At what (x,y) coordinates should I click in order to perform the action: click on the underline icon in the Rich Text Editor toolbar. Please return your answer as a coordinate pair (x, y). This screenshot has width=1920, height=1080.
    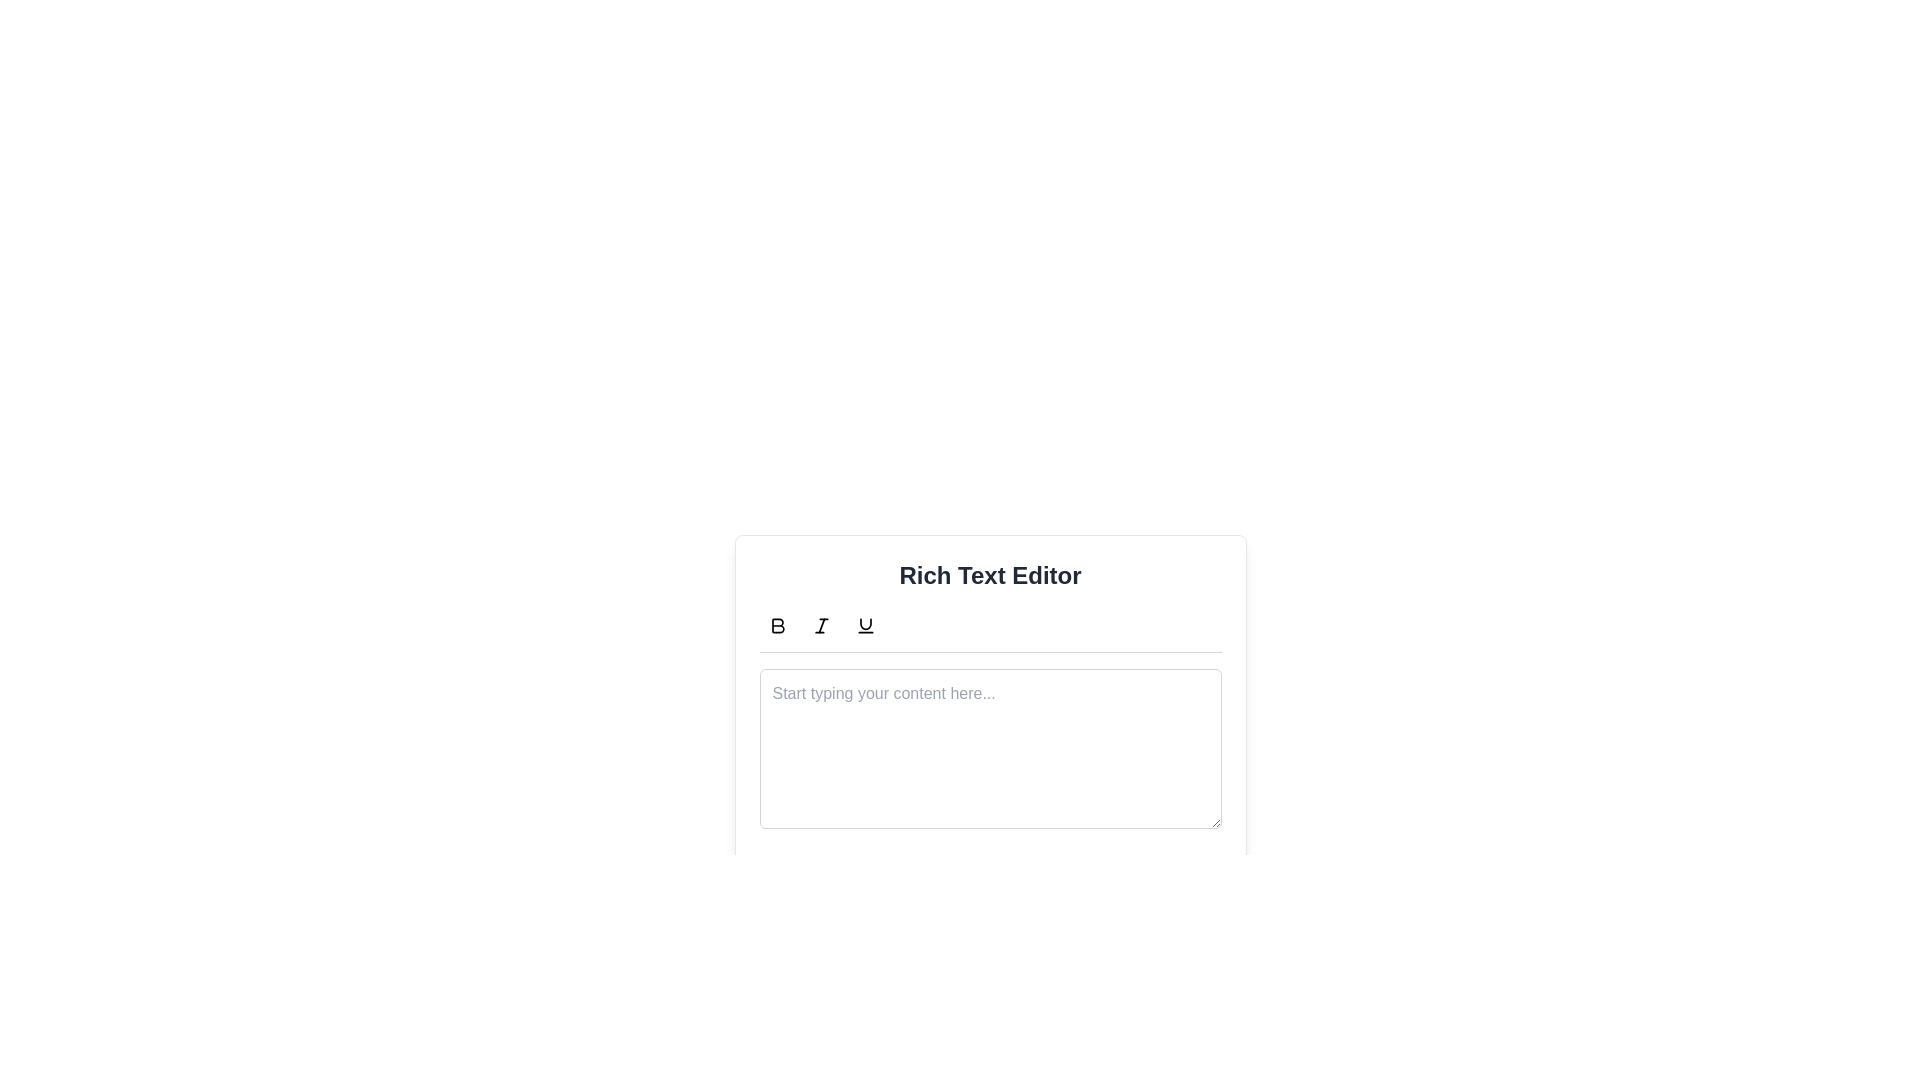
    Looking at the image, I should click on (865, 624).